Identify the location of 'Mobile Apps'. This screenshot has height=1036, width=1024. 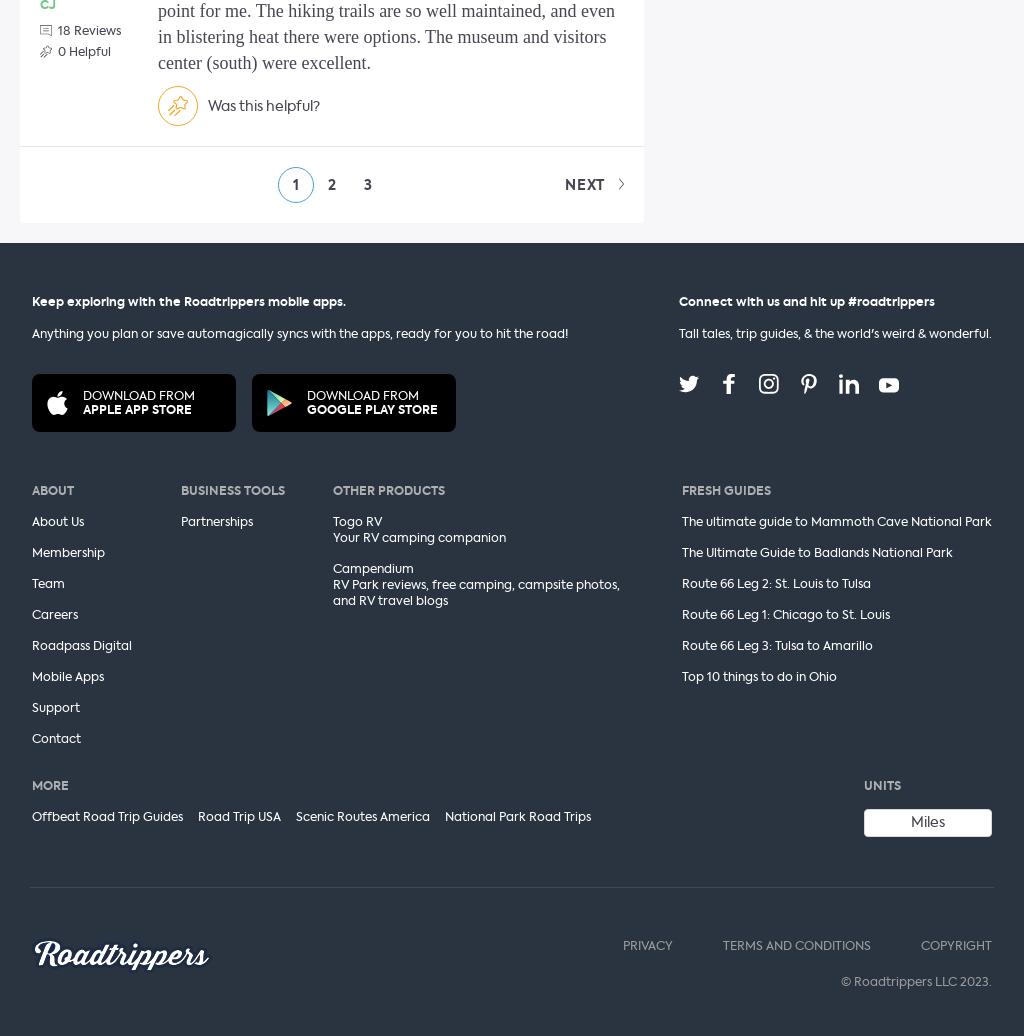
(31, 677).